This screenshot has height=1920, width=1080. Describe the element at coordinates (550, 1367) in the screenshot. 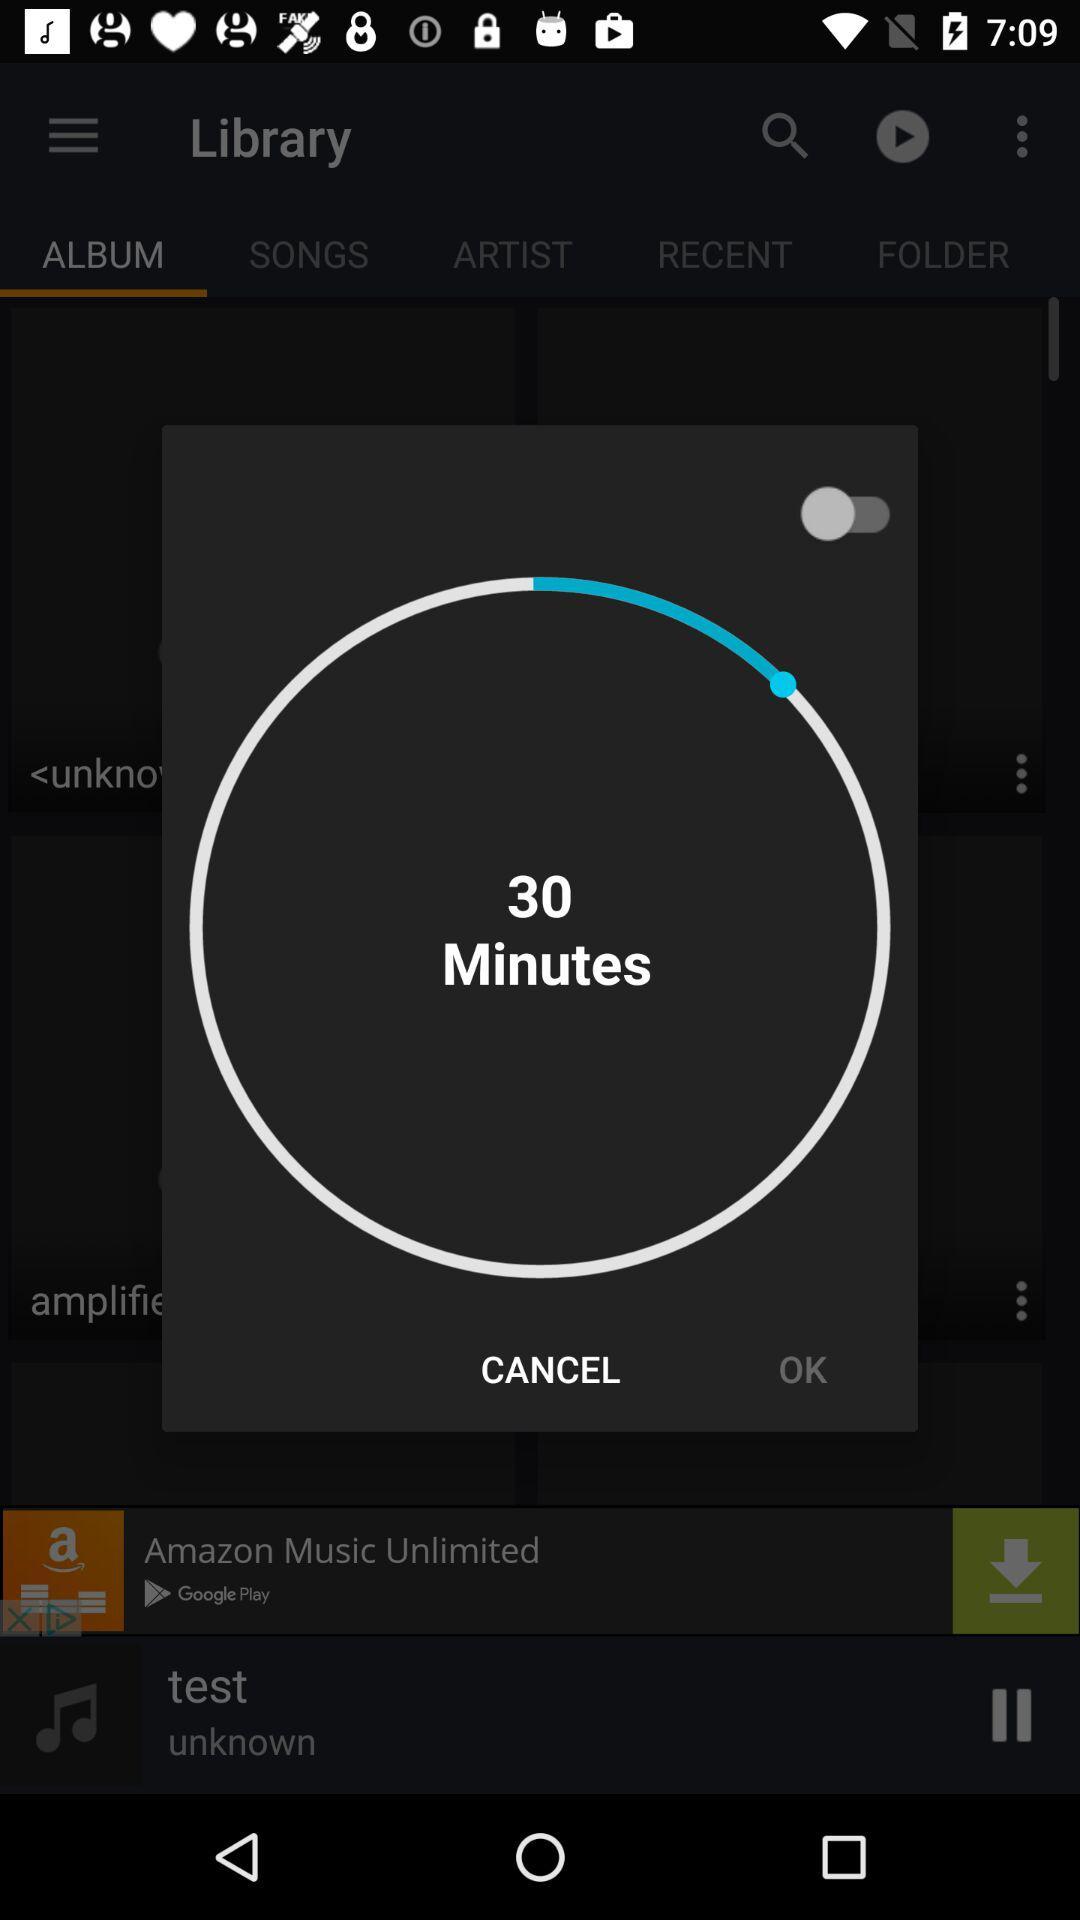

I see `the icon next to ok icon` at that location.